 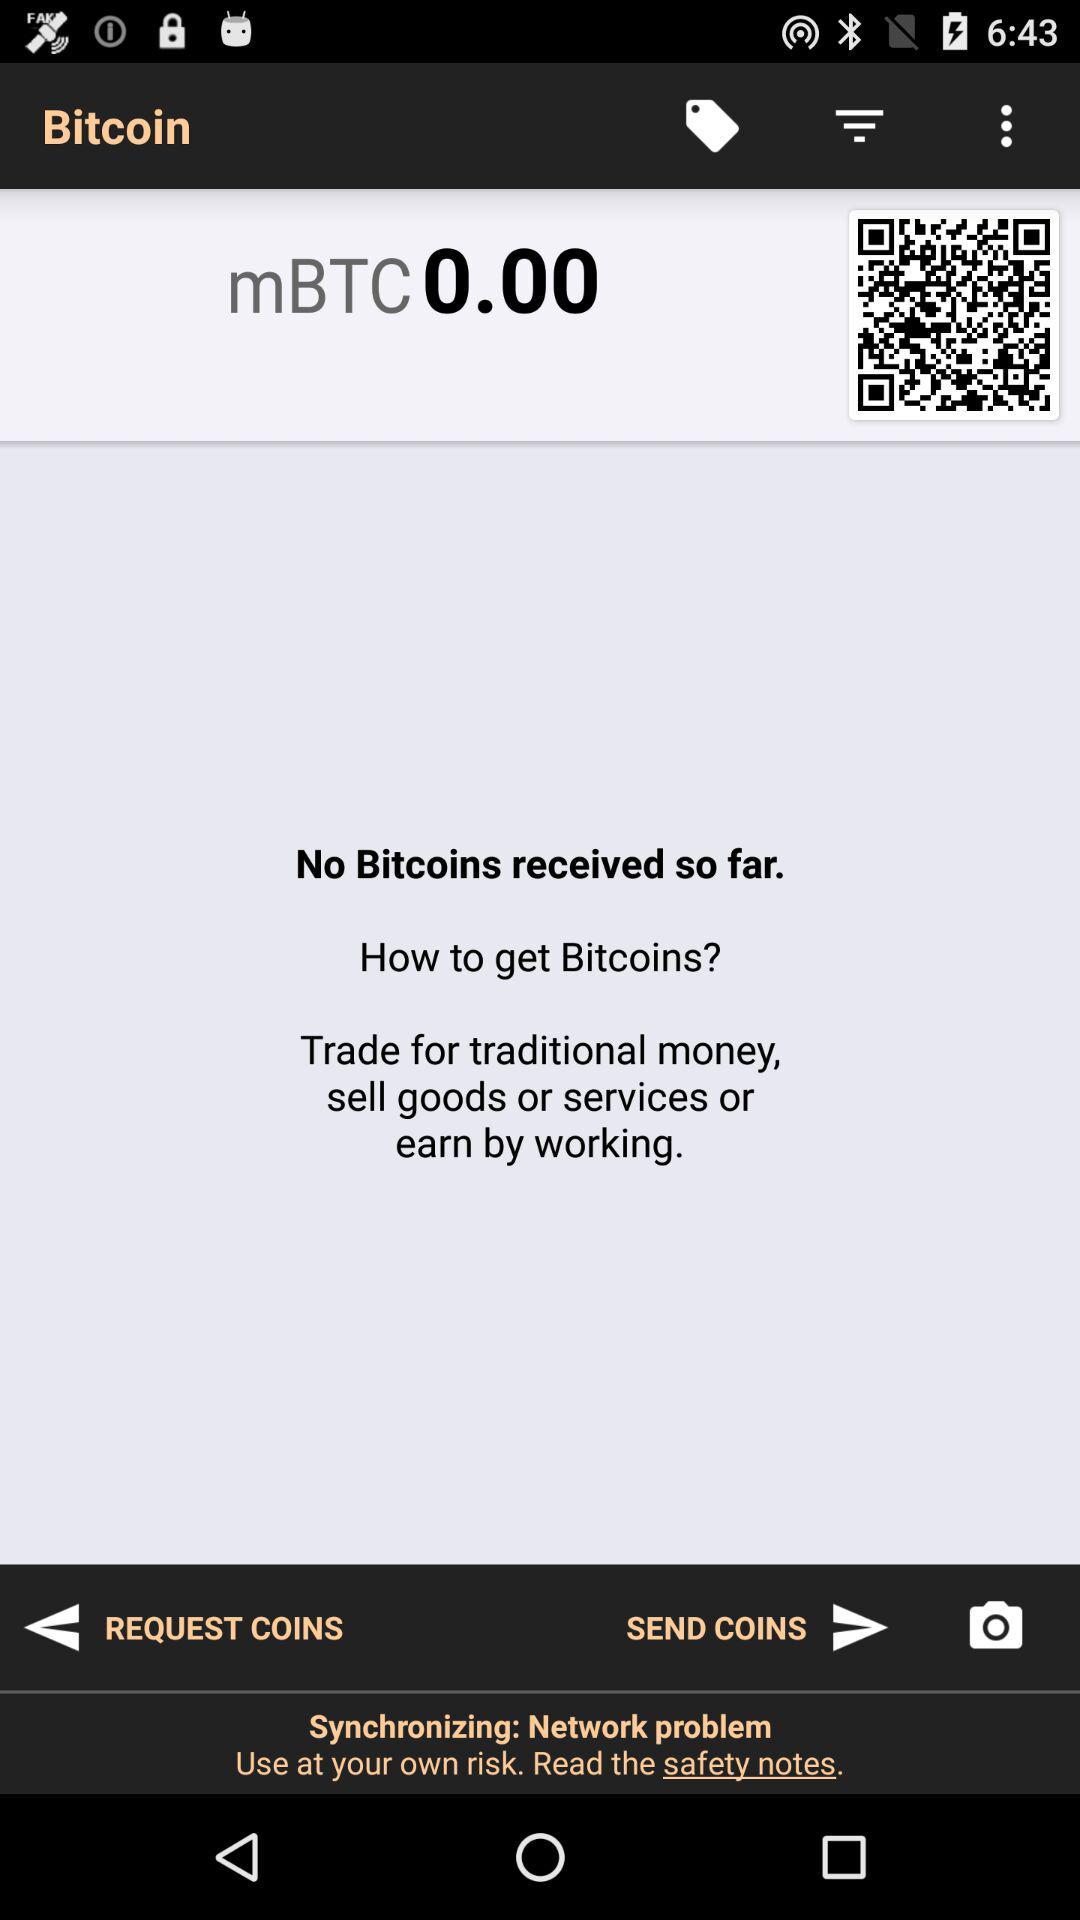 I want to click on the app above synchronizing network problem item, so click(x=182, y=1627).